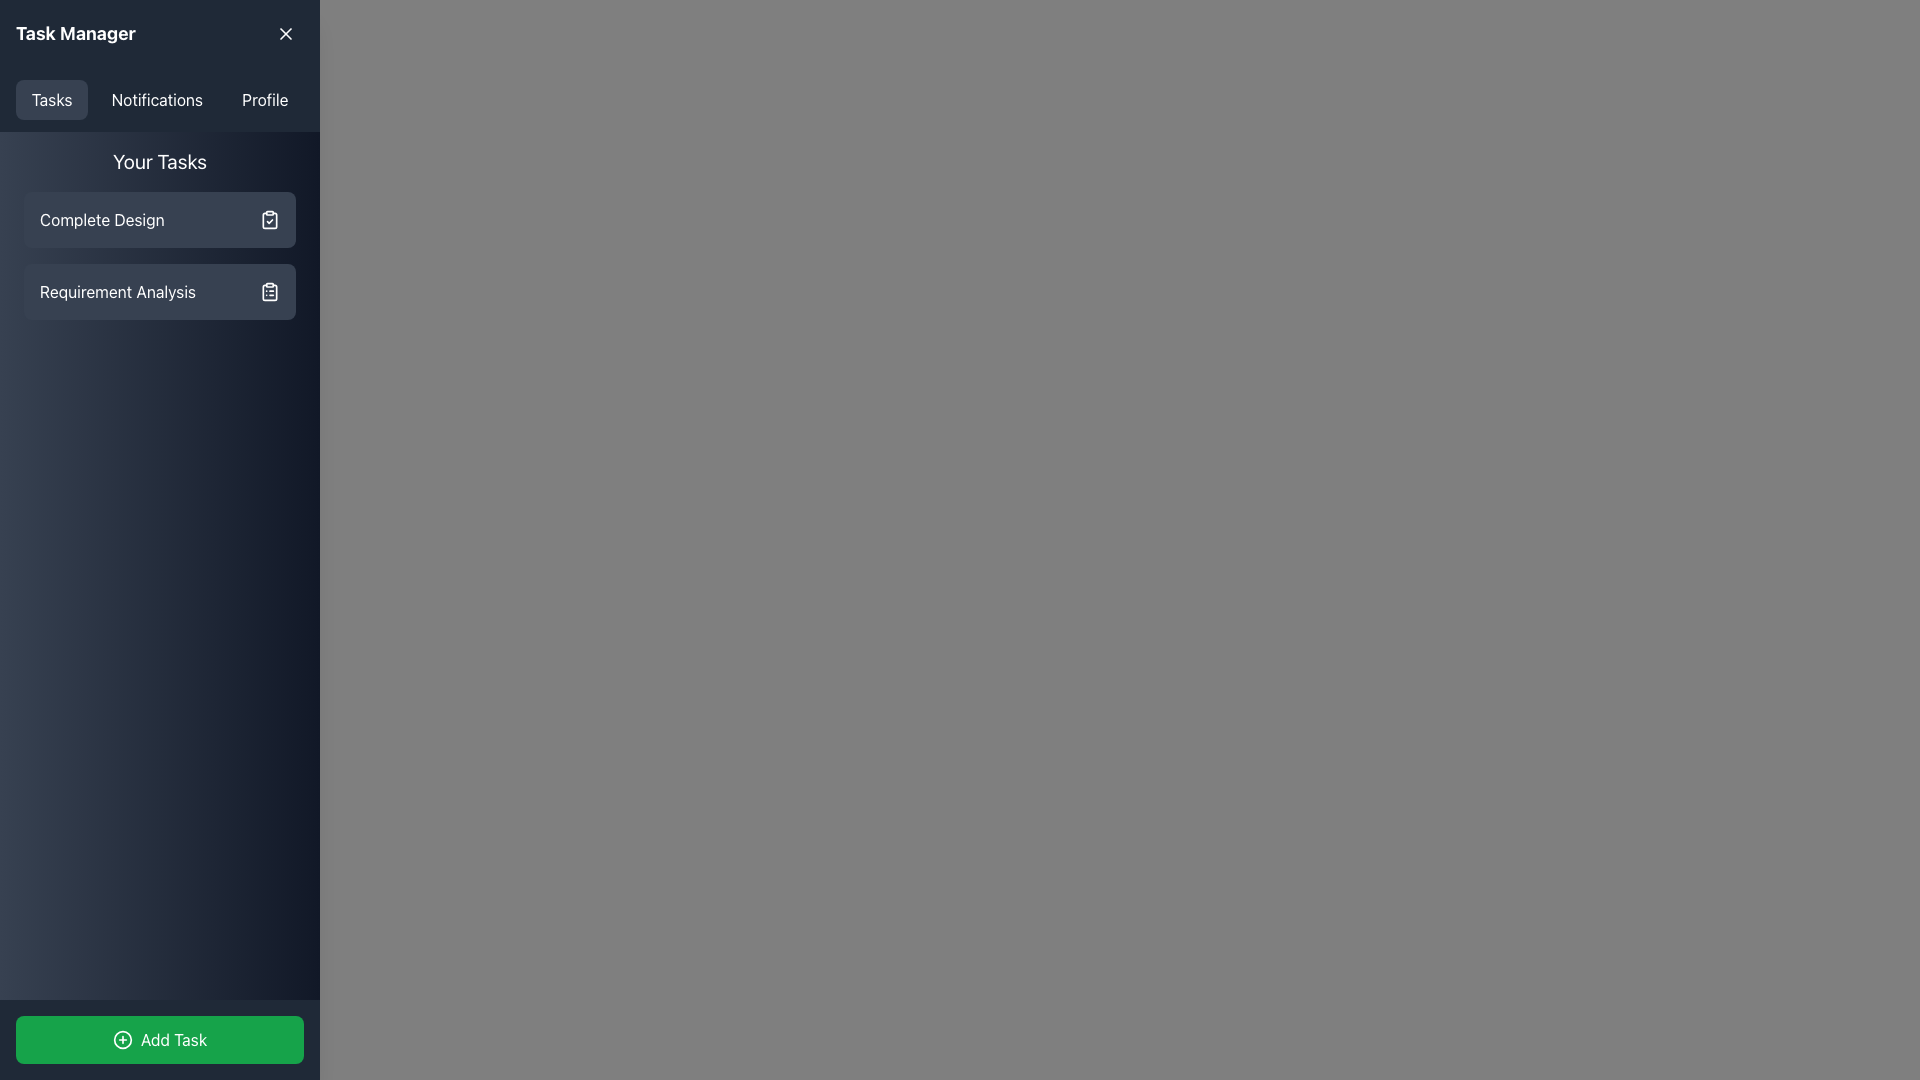  What do you see at coordinates (268, 219) in the screenshot?
I see `the clipboard icon representing tasks or notes, located in the first task box under the 'Your Tasks' header` at bounding box center [268, 219].